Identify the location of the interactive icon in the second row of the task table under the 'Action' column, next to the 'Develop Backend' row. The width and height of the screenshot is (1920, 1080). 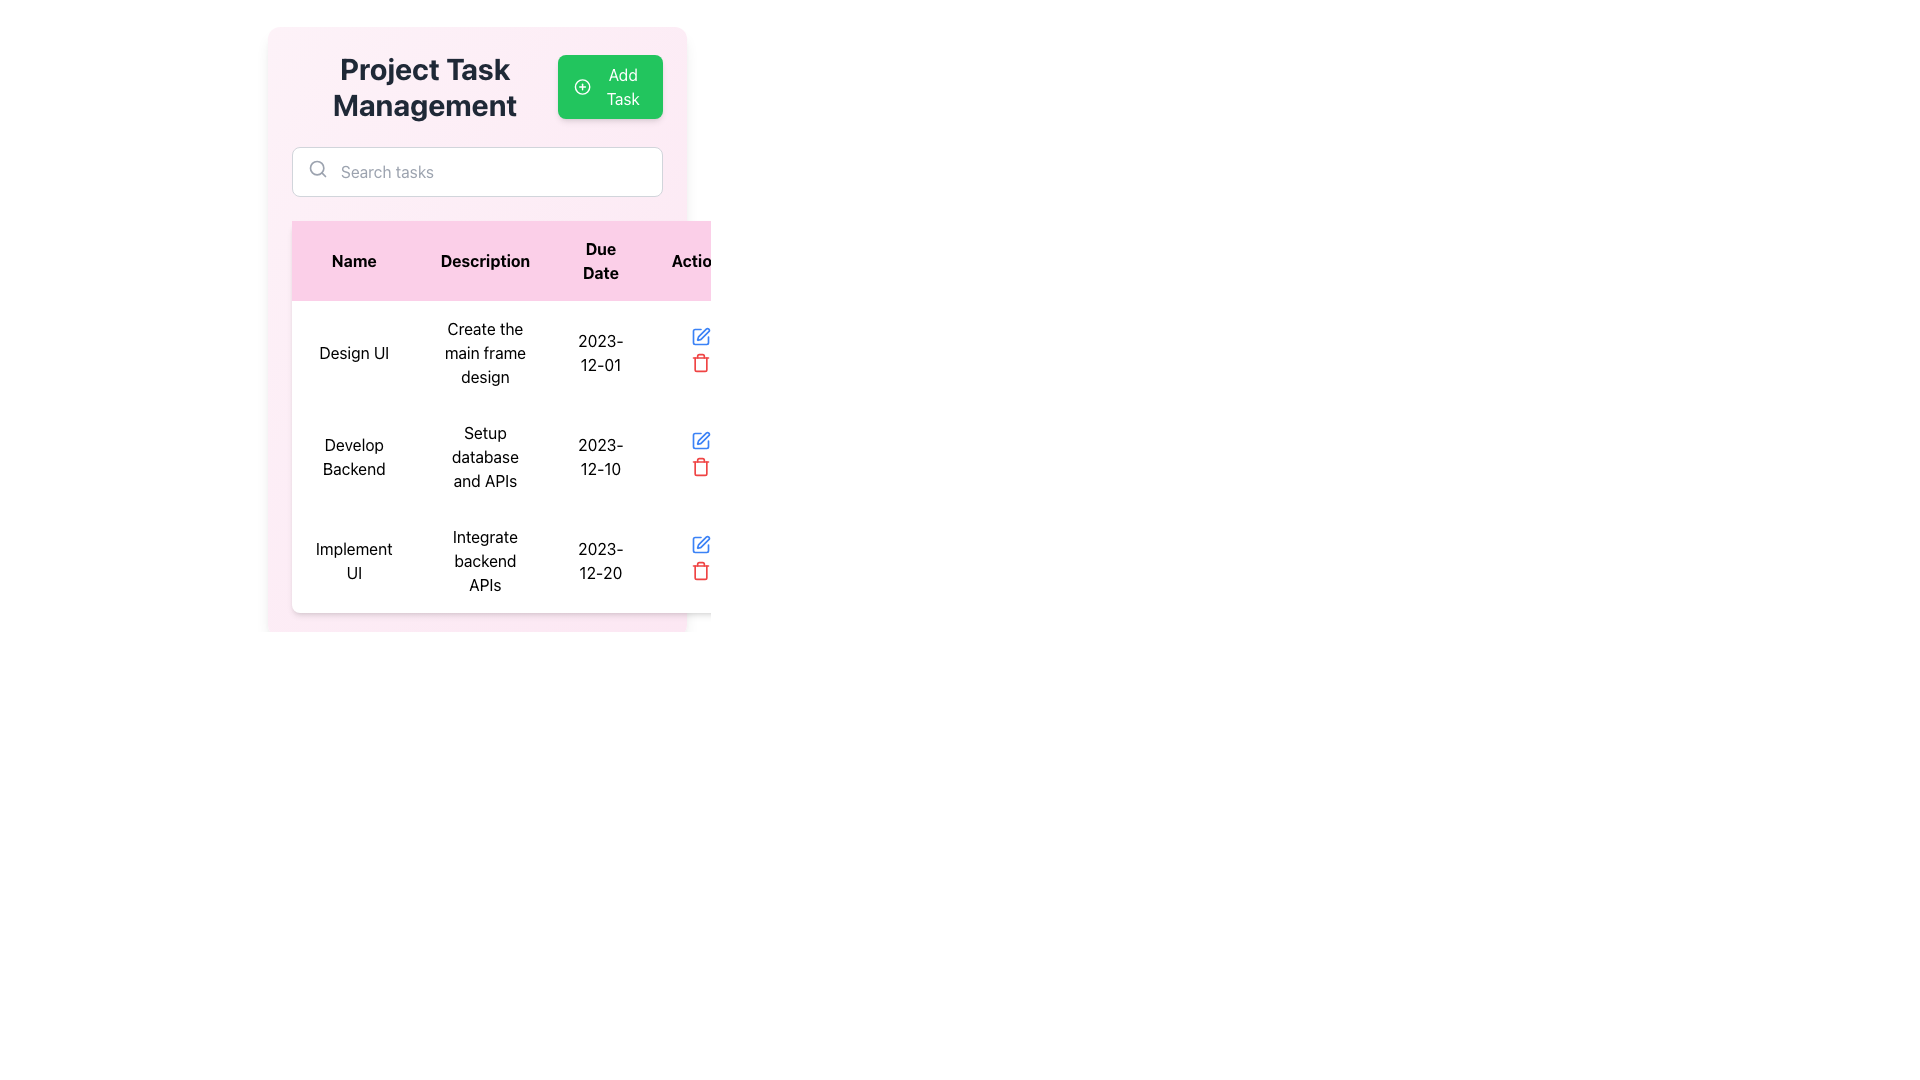
(700, 335).